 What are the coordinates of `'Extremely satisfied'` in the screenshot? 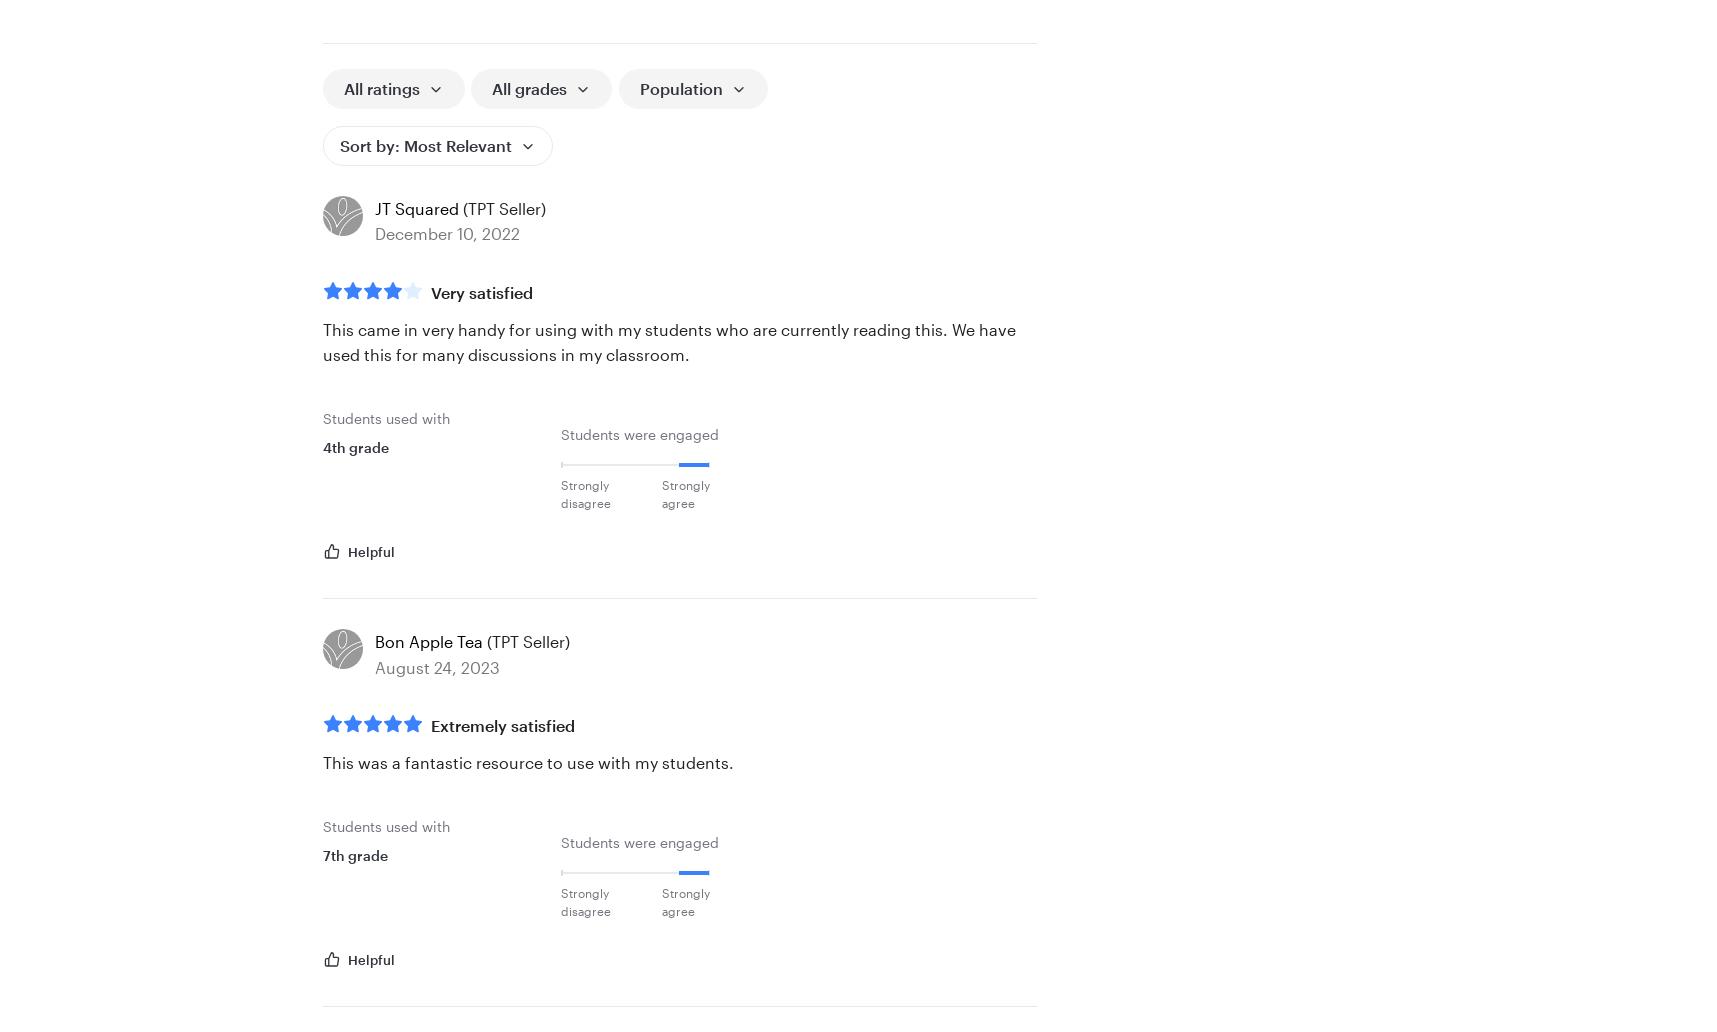 It's located at (502, 724).